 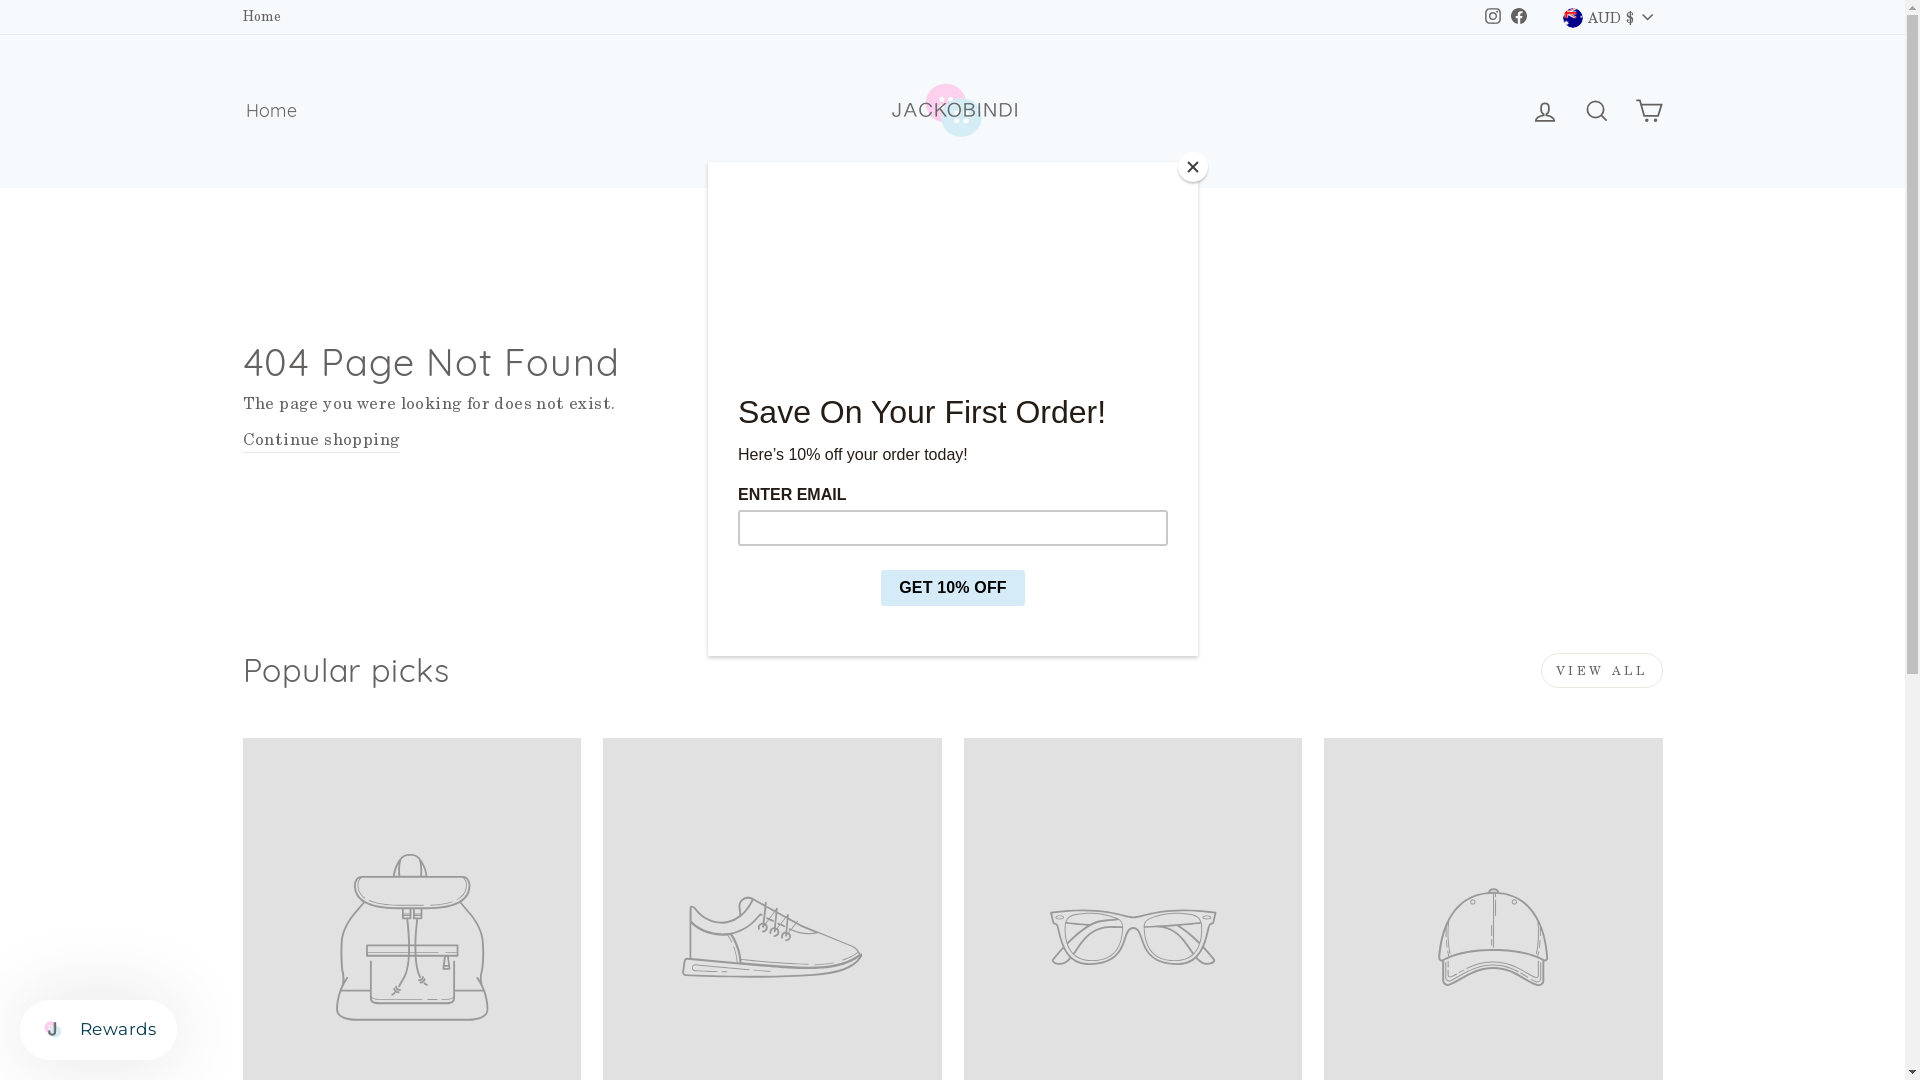 What do you see at coordinates (1492, 16) in the screenshot?
I see `'Instagram'` at bounding box center [1492, 16].